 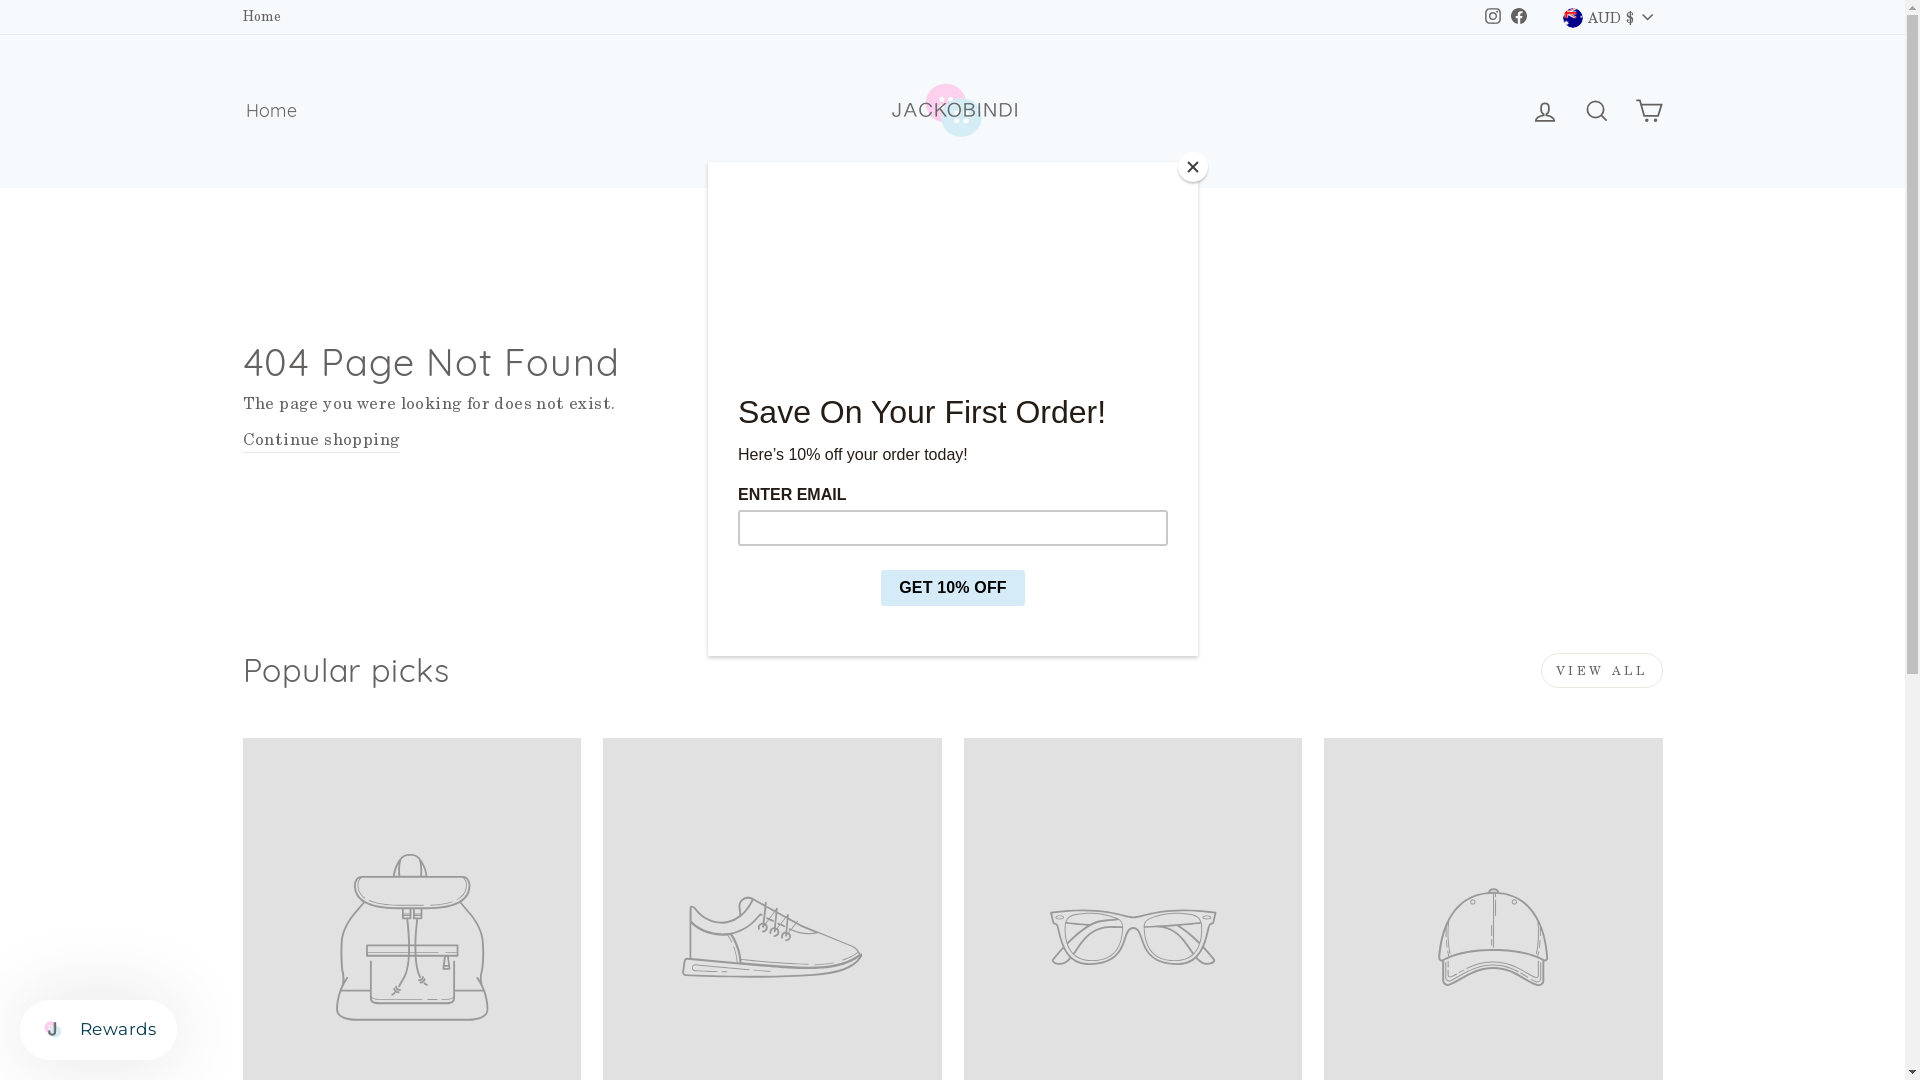 What do you see at coordinates (1492, 16) in the screenshot?
I see `'Instagram'` at bounding box center [1492, 16].